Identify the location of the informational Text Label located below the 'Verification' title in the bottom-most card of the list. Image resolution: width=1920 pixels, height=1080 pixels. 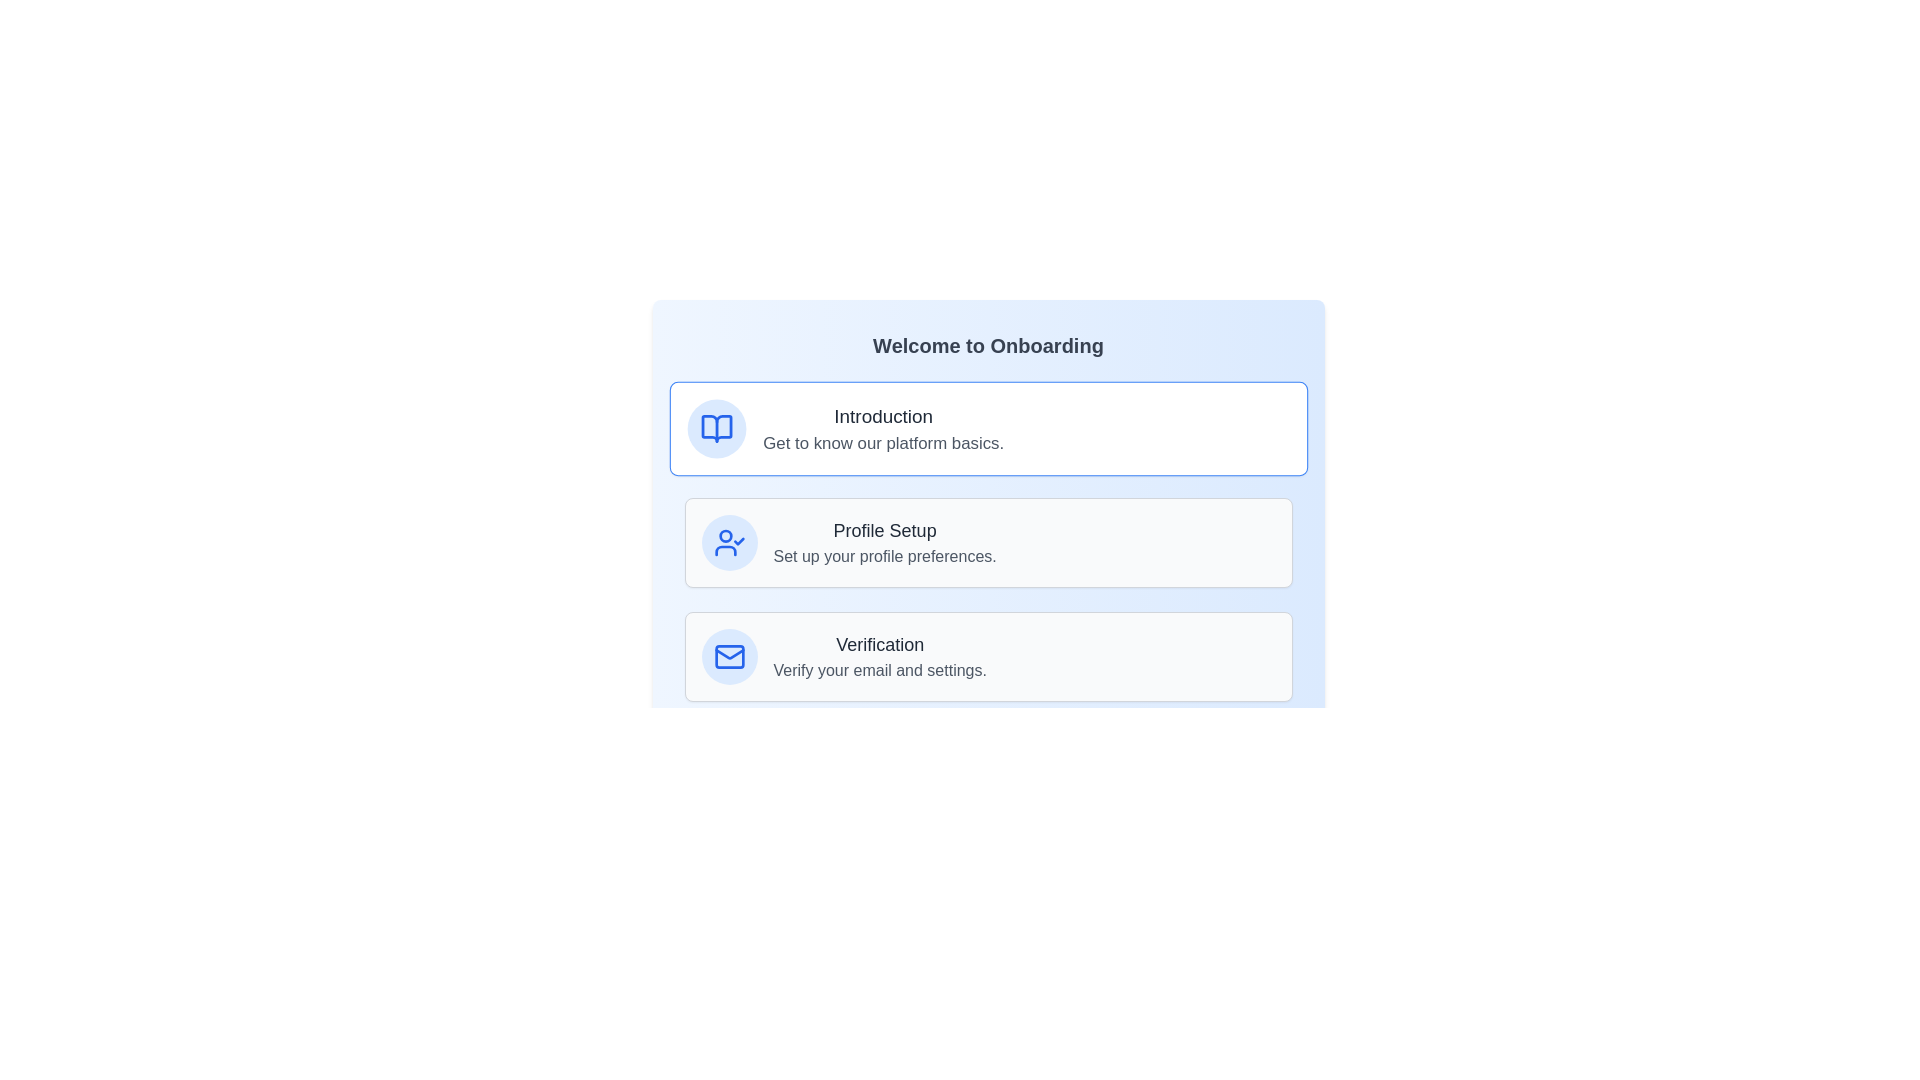
(880, 671).